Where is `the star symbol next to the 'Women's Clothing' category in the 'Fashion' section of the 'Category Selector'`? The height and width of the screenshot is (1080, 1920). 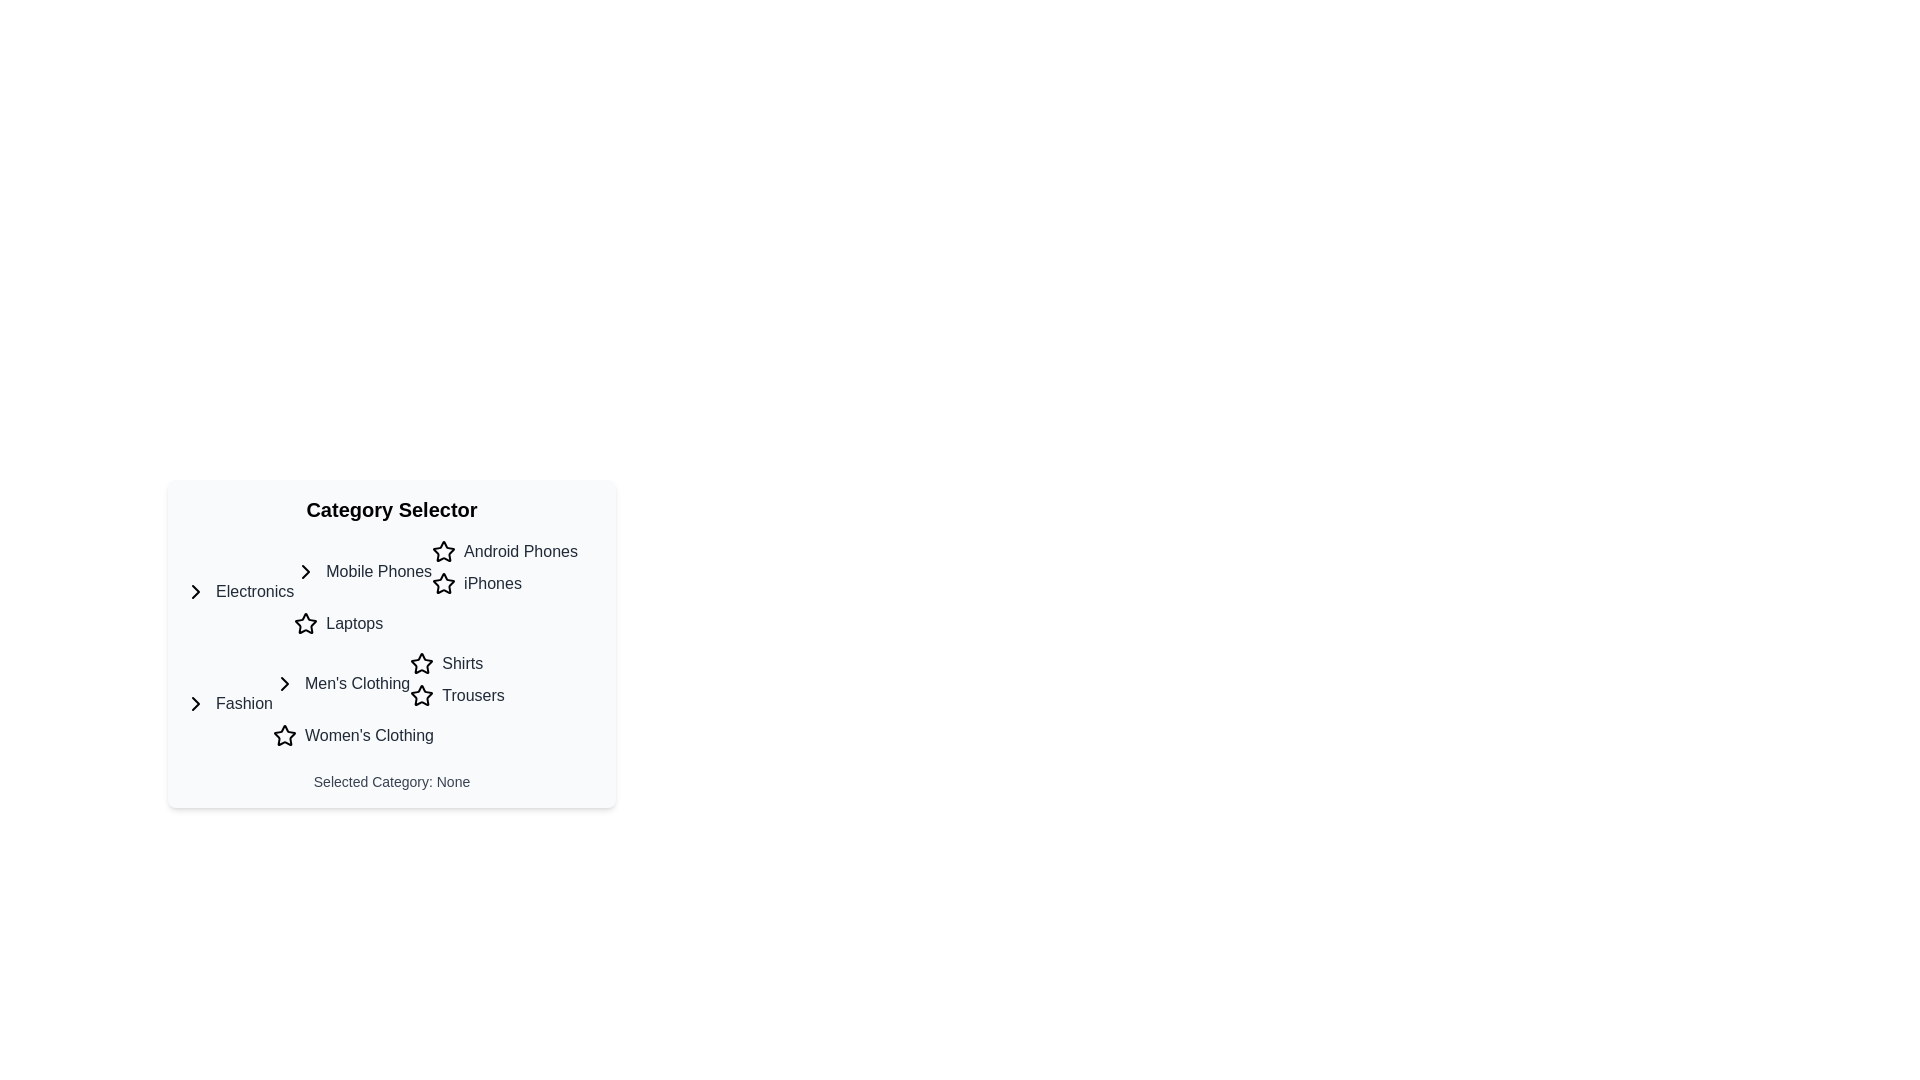 the star symbol next to the 'Women's Clothing' category in the 'Fashion' section of the 'Category Selector' is located at coordinates (283, 735).